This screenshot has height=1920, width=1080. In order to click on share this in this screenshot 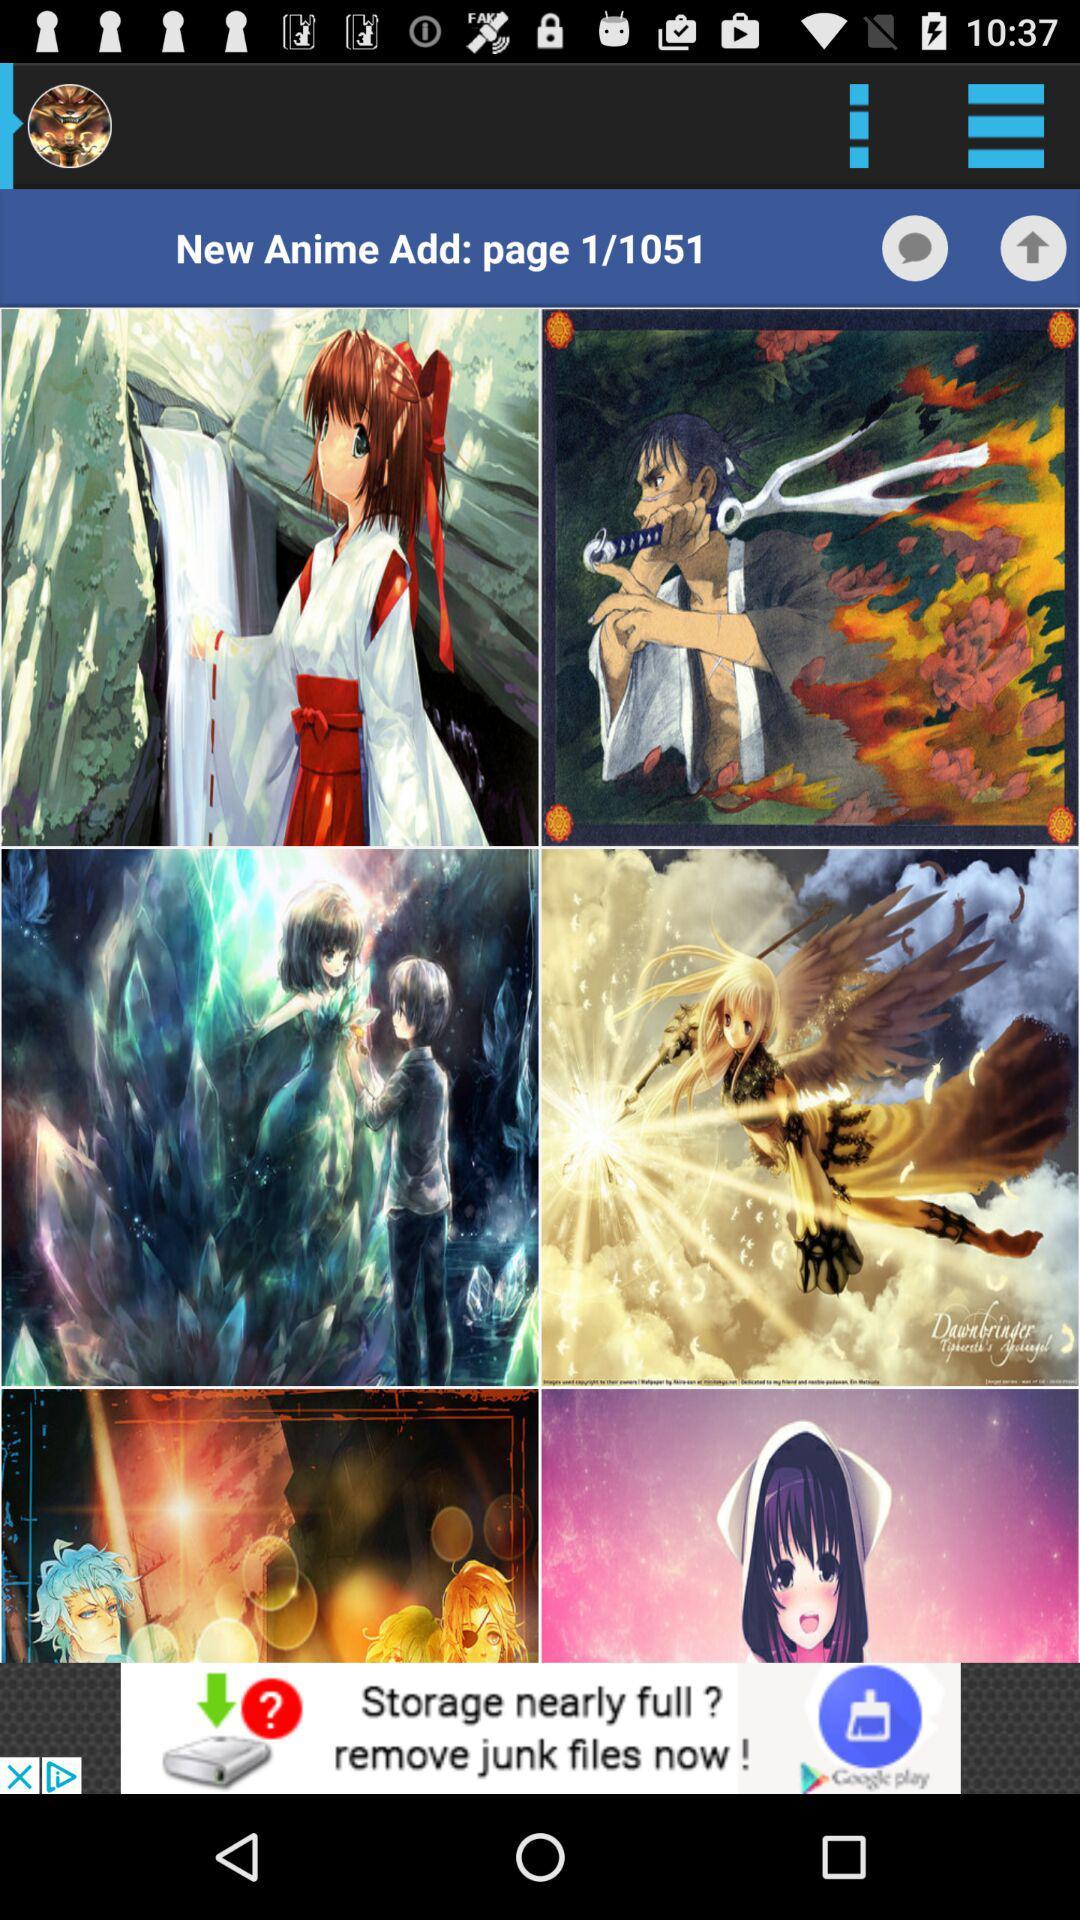, I will do `click(1033, 247)`.